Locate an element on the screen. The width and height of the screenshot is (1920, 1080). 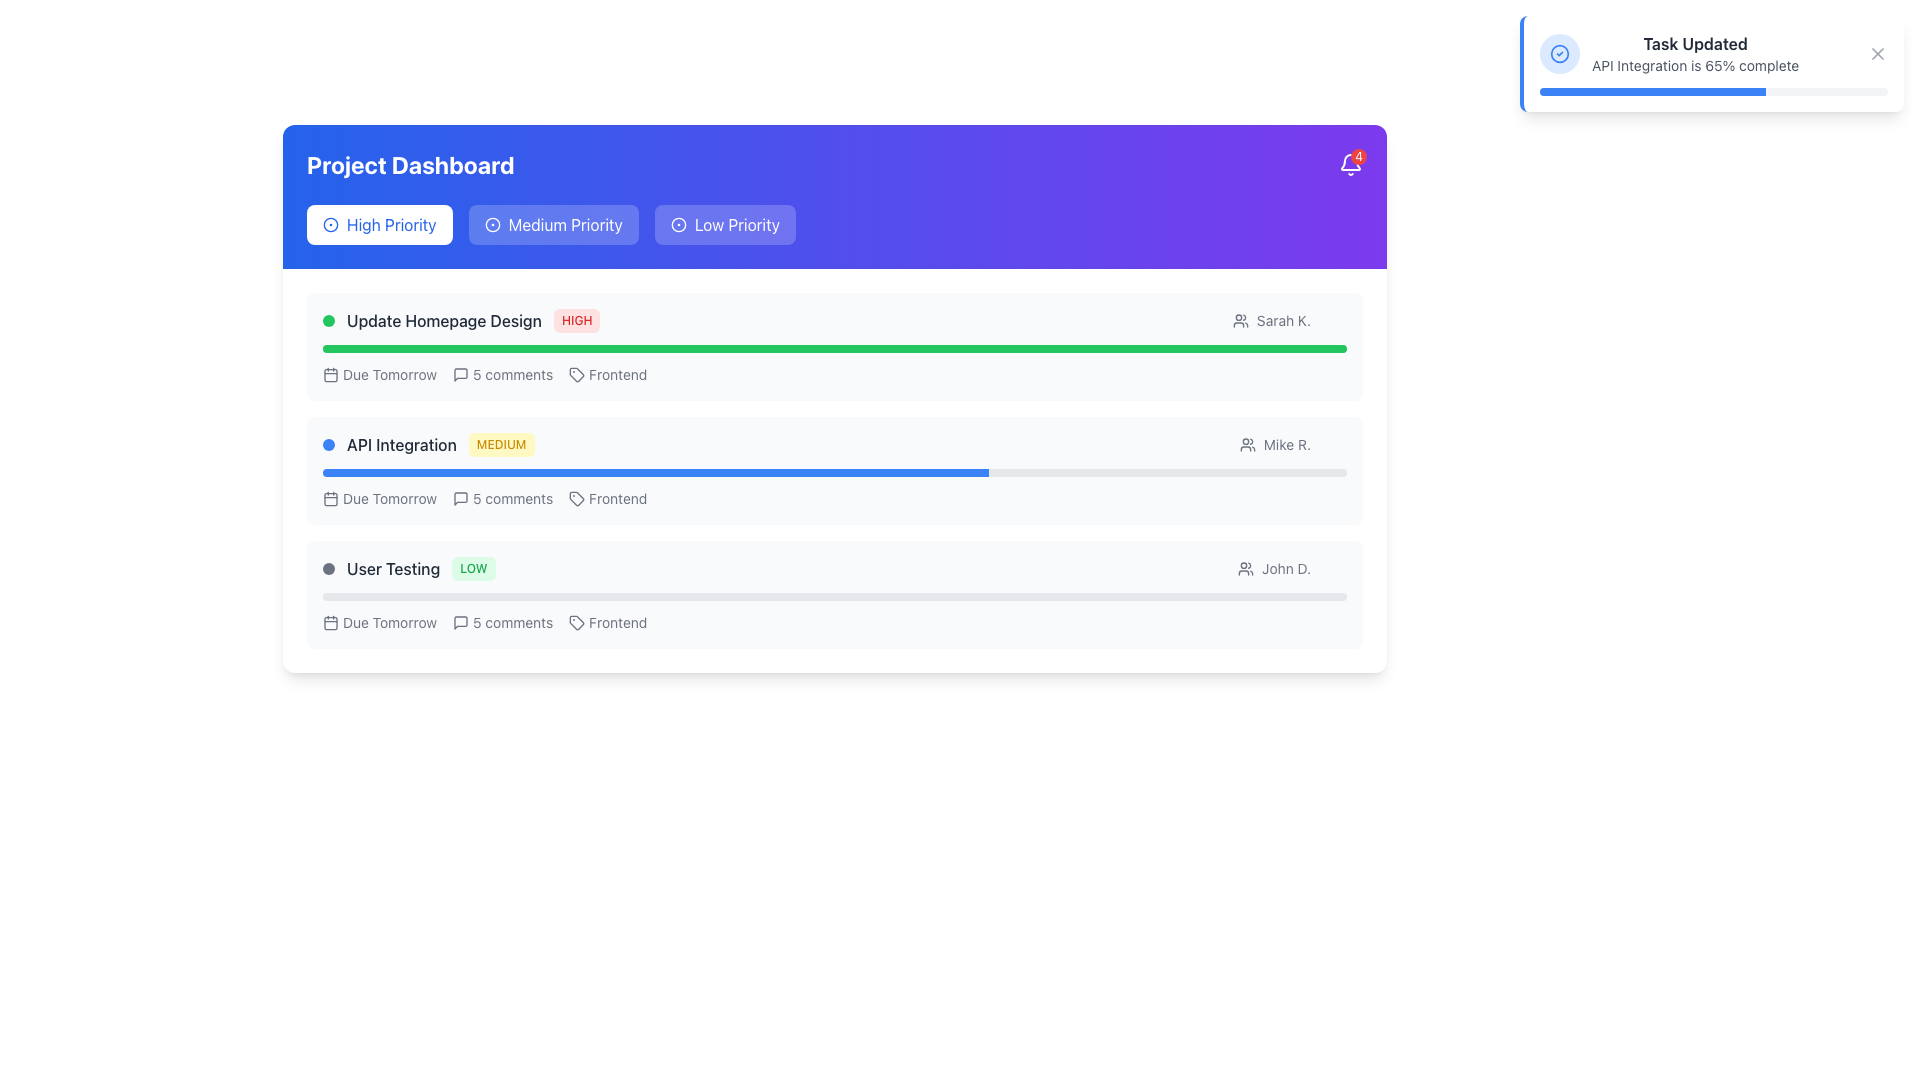
the progress bar located is located at coordinates (835, 473).